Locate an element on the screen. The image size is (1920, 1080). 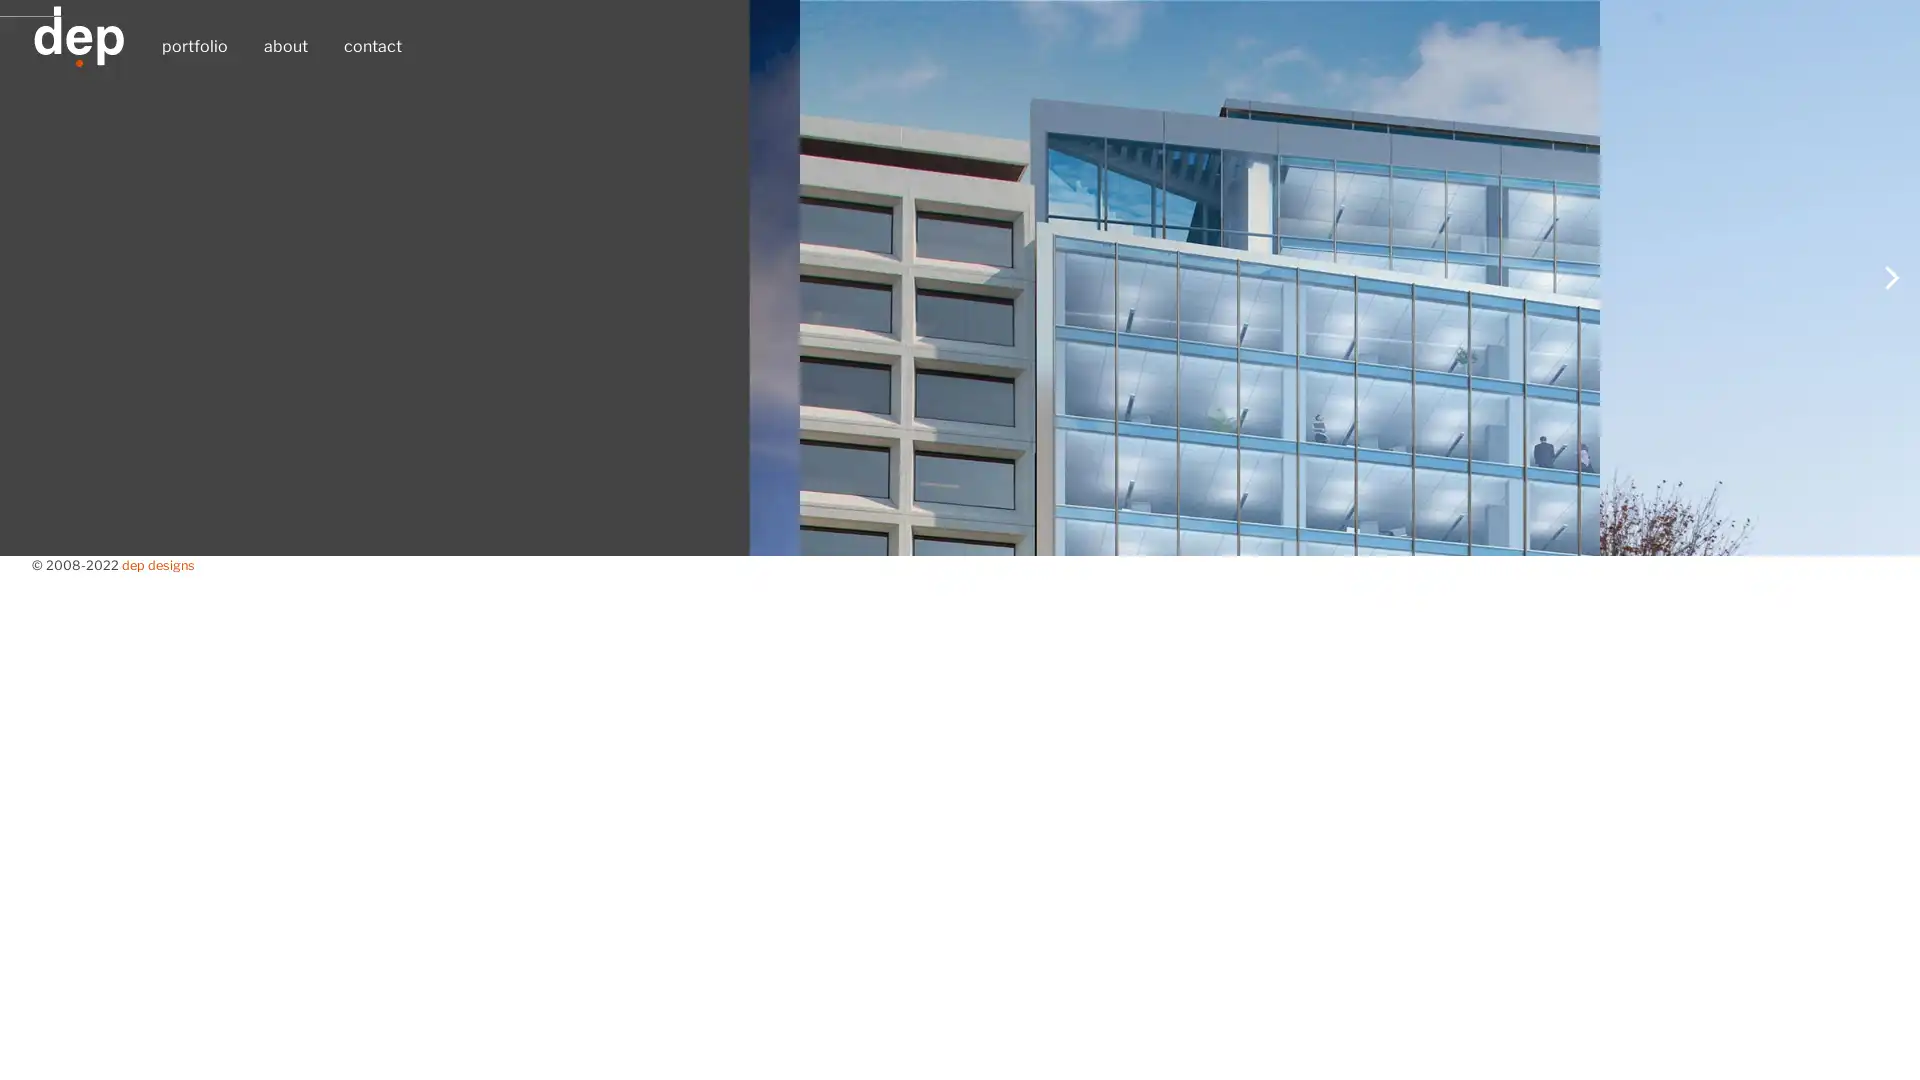
Next is located at coordinates (1889, 651).